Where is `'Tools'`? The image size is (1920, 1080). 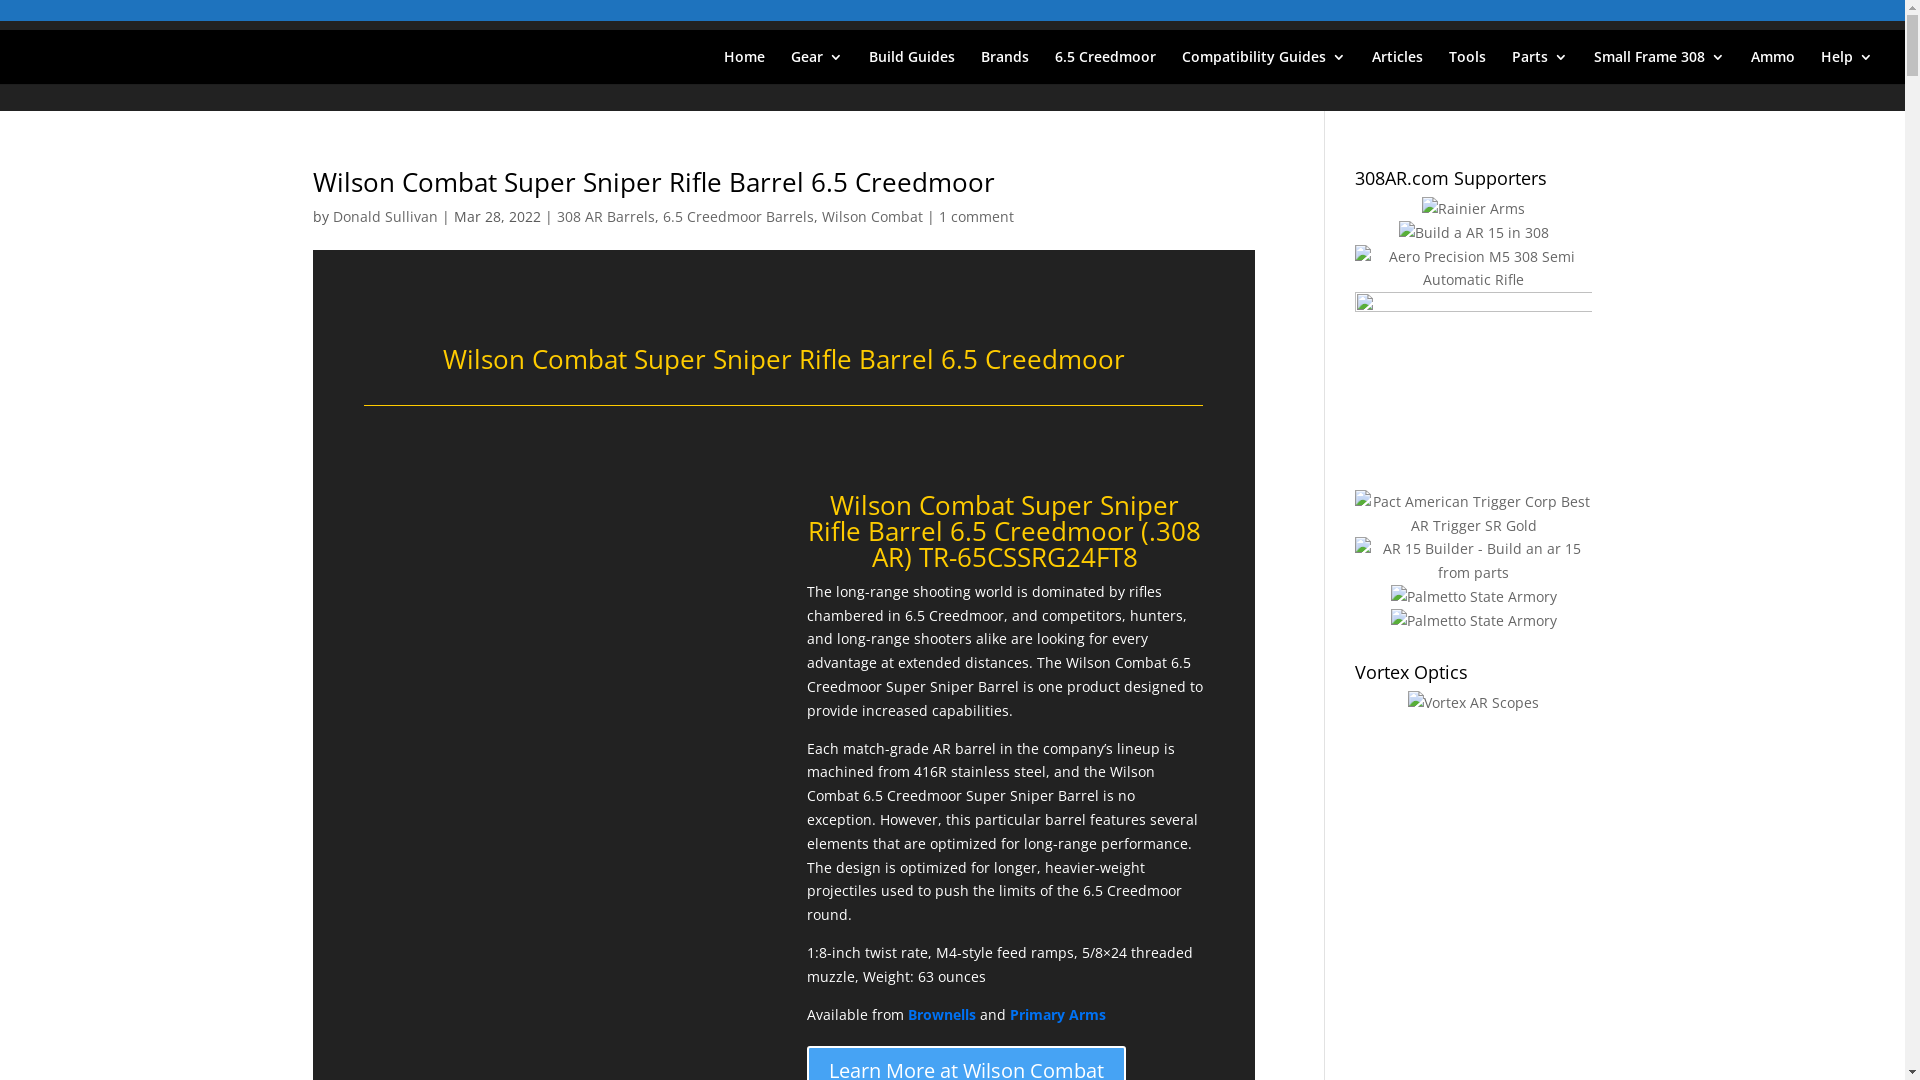 'Tools' is located at coordinates (1467, 65).